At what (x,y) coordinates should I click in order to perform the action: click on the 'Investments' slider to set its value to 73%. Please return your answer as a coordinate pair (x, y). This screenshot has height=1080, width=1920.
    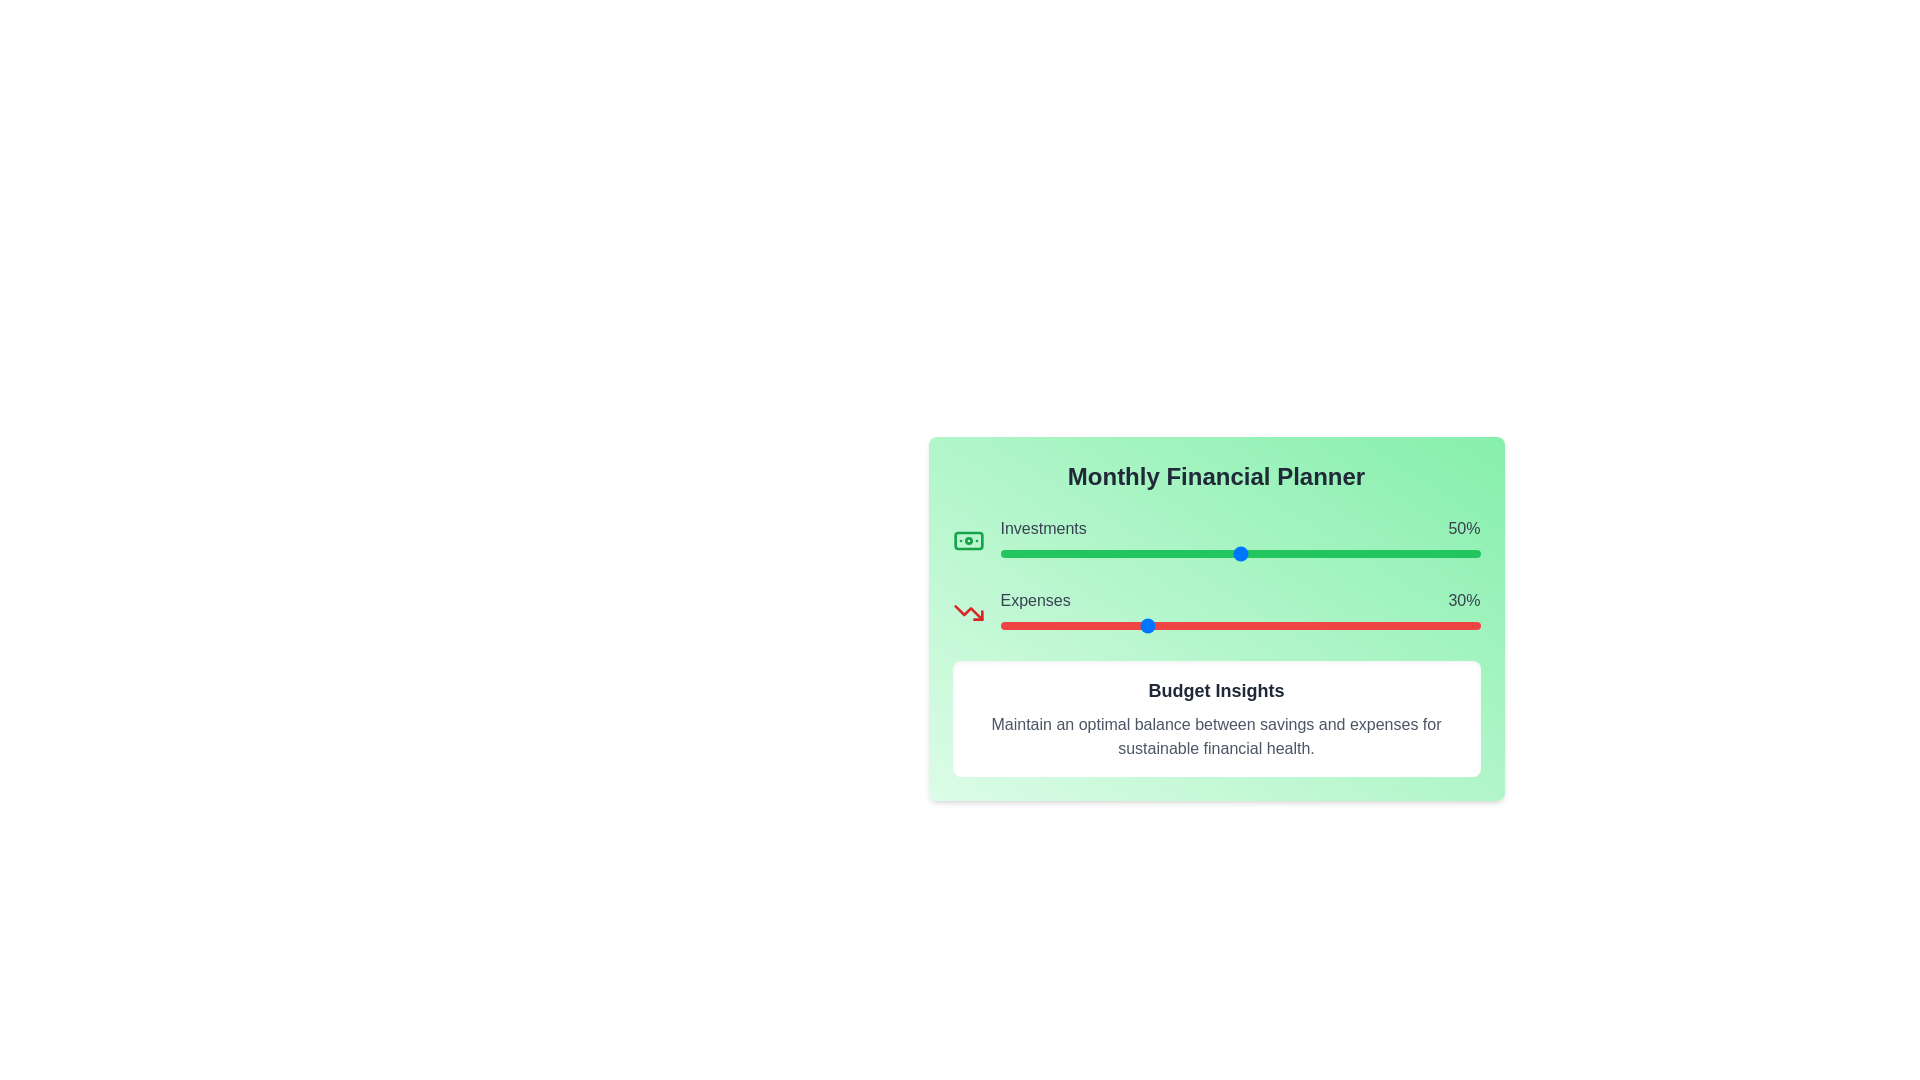
    Looking at the image, I should click on (1350, 554).